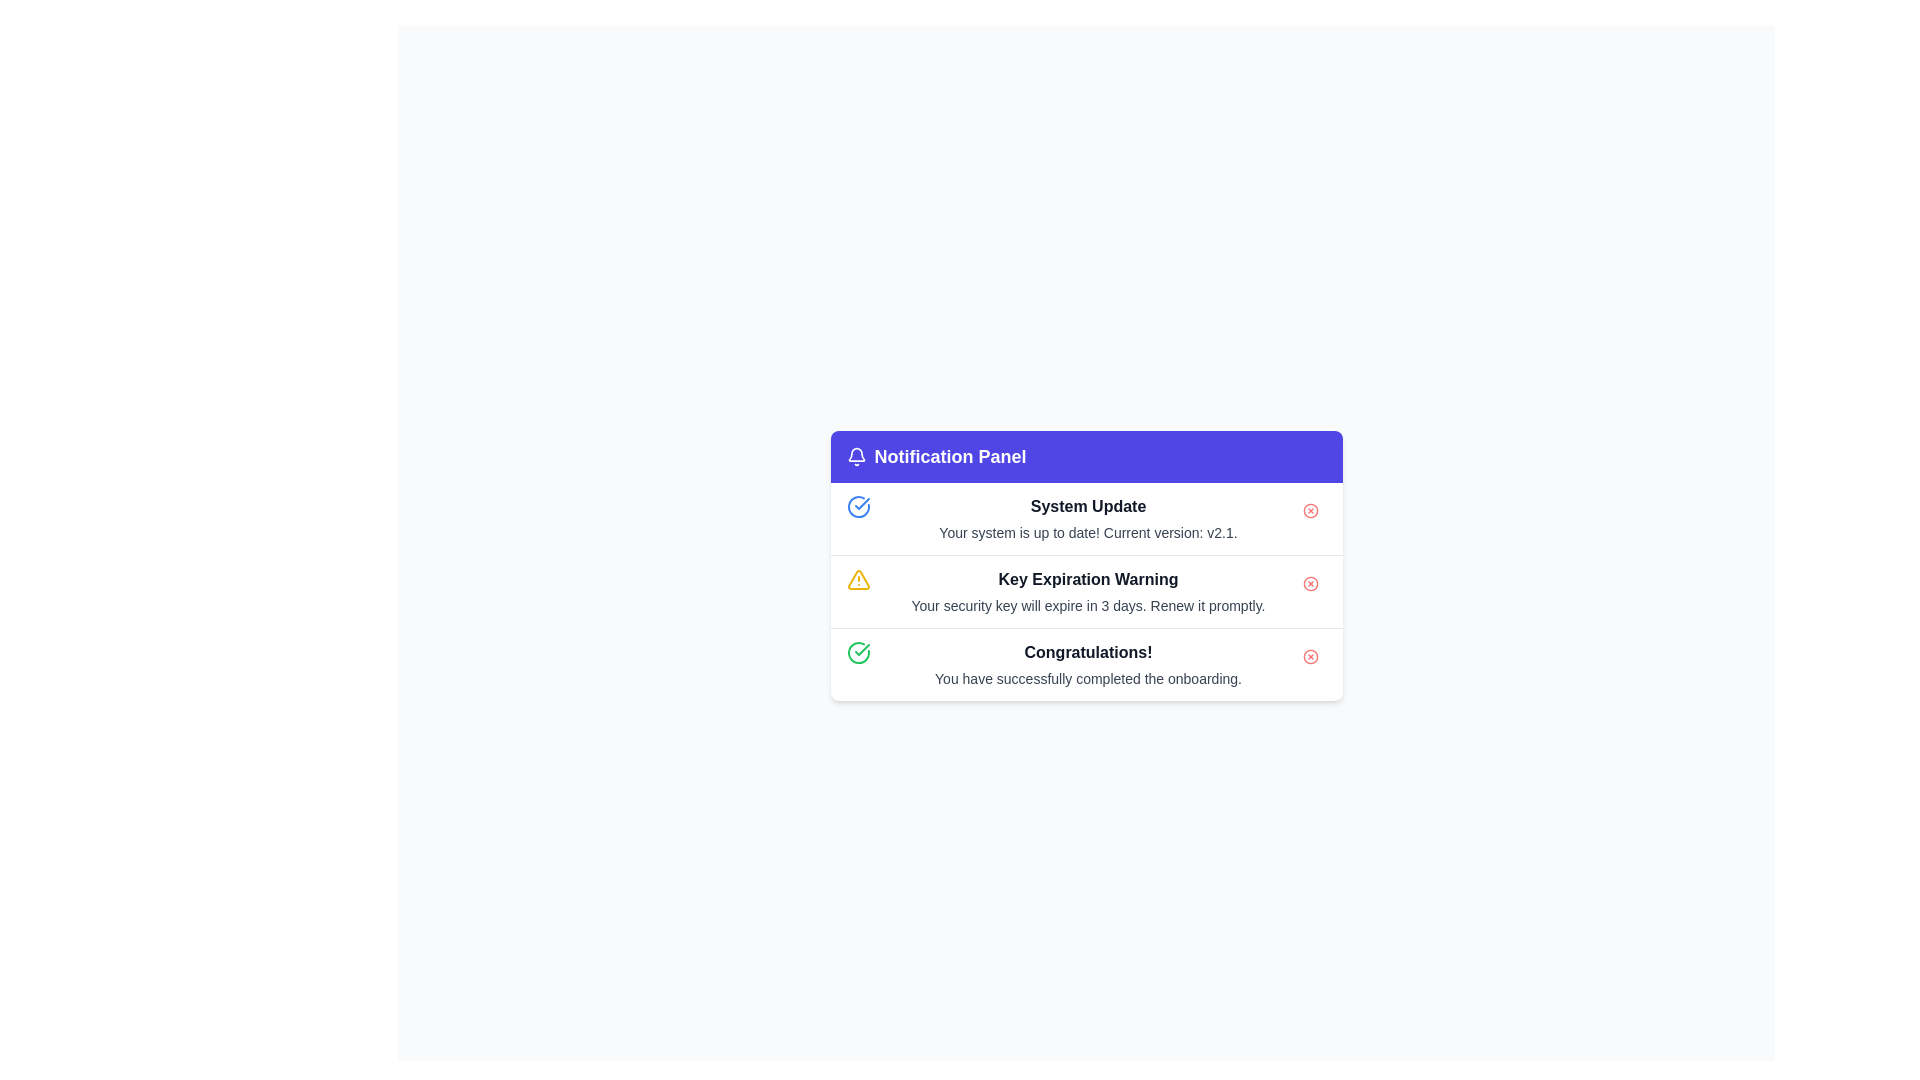 This screenshot has width=1920, height=1080. Describe the element at coordinates (1087, 590) in the screenshot. I see `notification message about the expiration of the security key, located in the middle section of the notification list` at that location.